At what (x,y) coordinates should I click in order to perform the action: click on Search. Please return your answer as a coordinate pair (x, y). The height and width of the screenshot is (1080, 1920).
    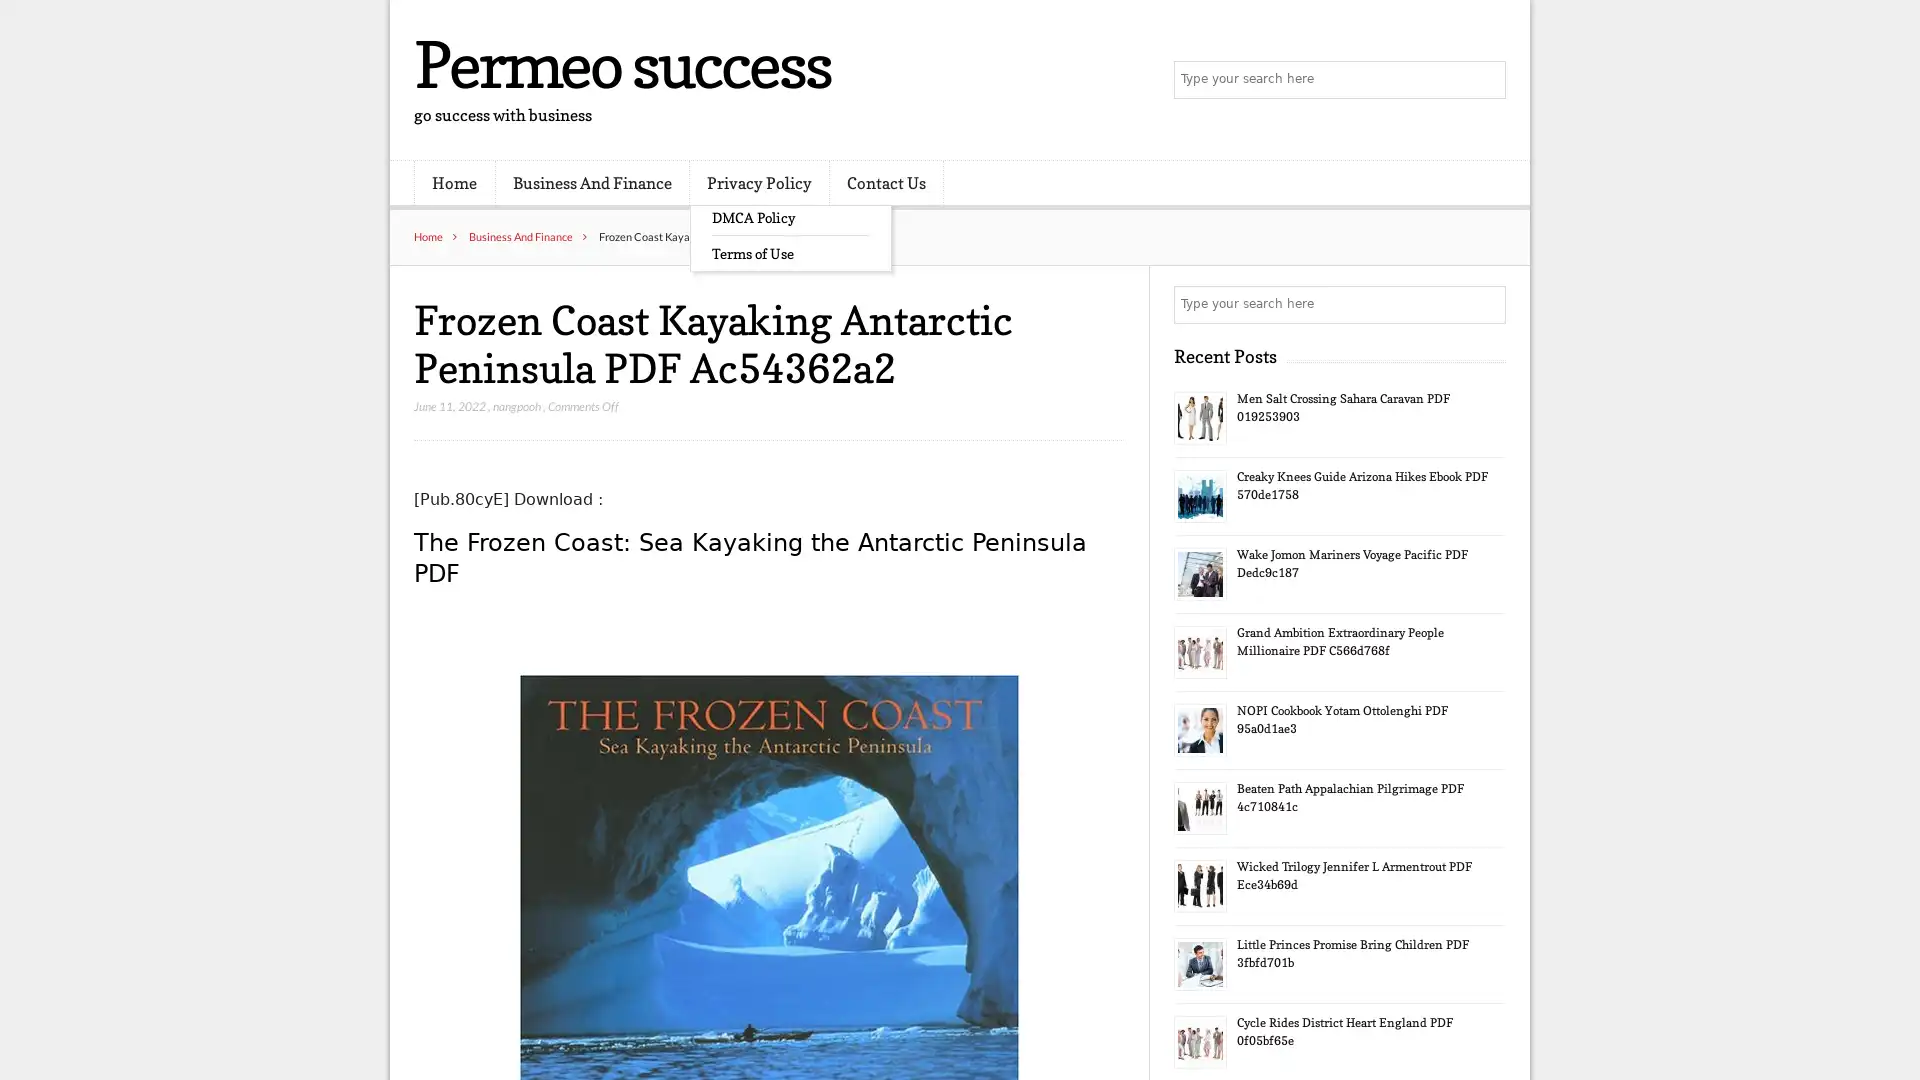
    Looking at the image, I should click on (1485, 80).